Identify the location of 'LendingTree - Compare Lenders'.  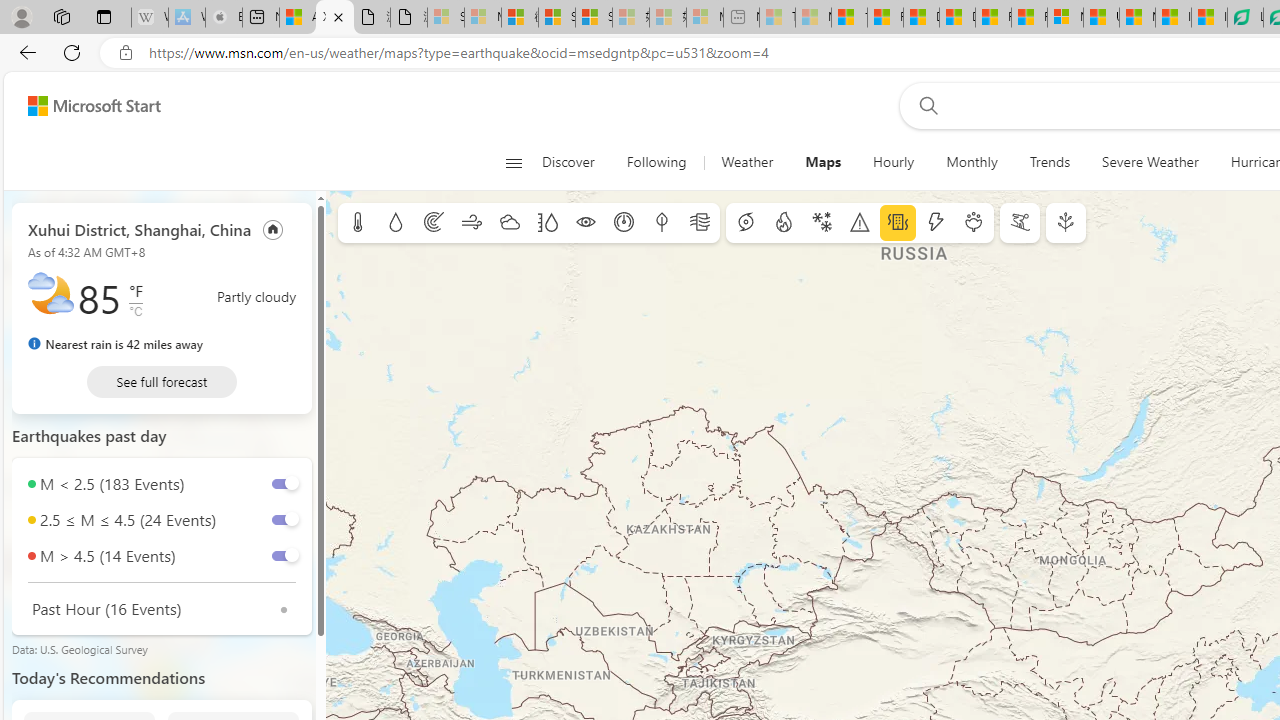
(1244, 17).